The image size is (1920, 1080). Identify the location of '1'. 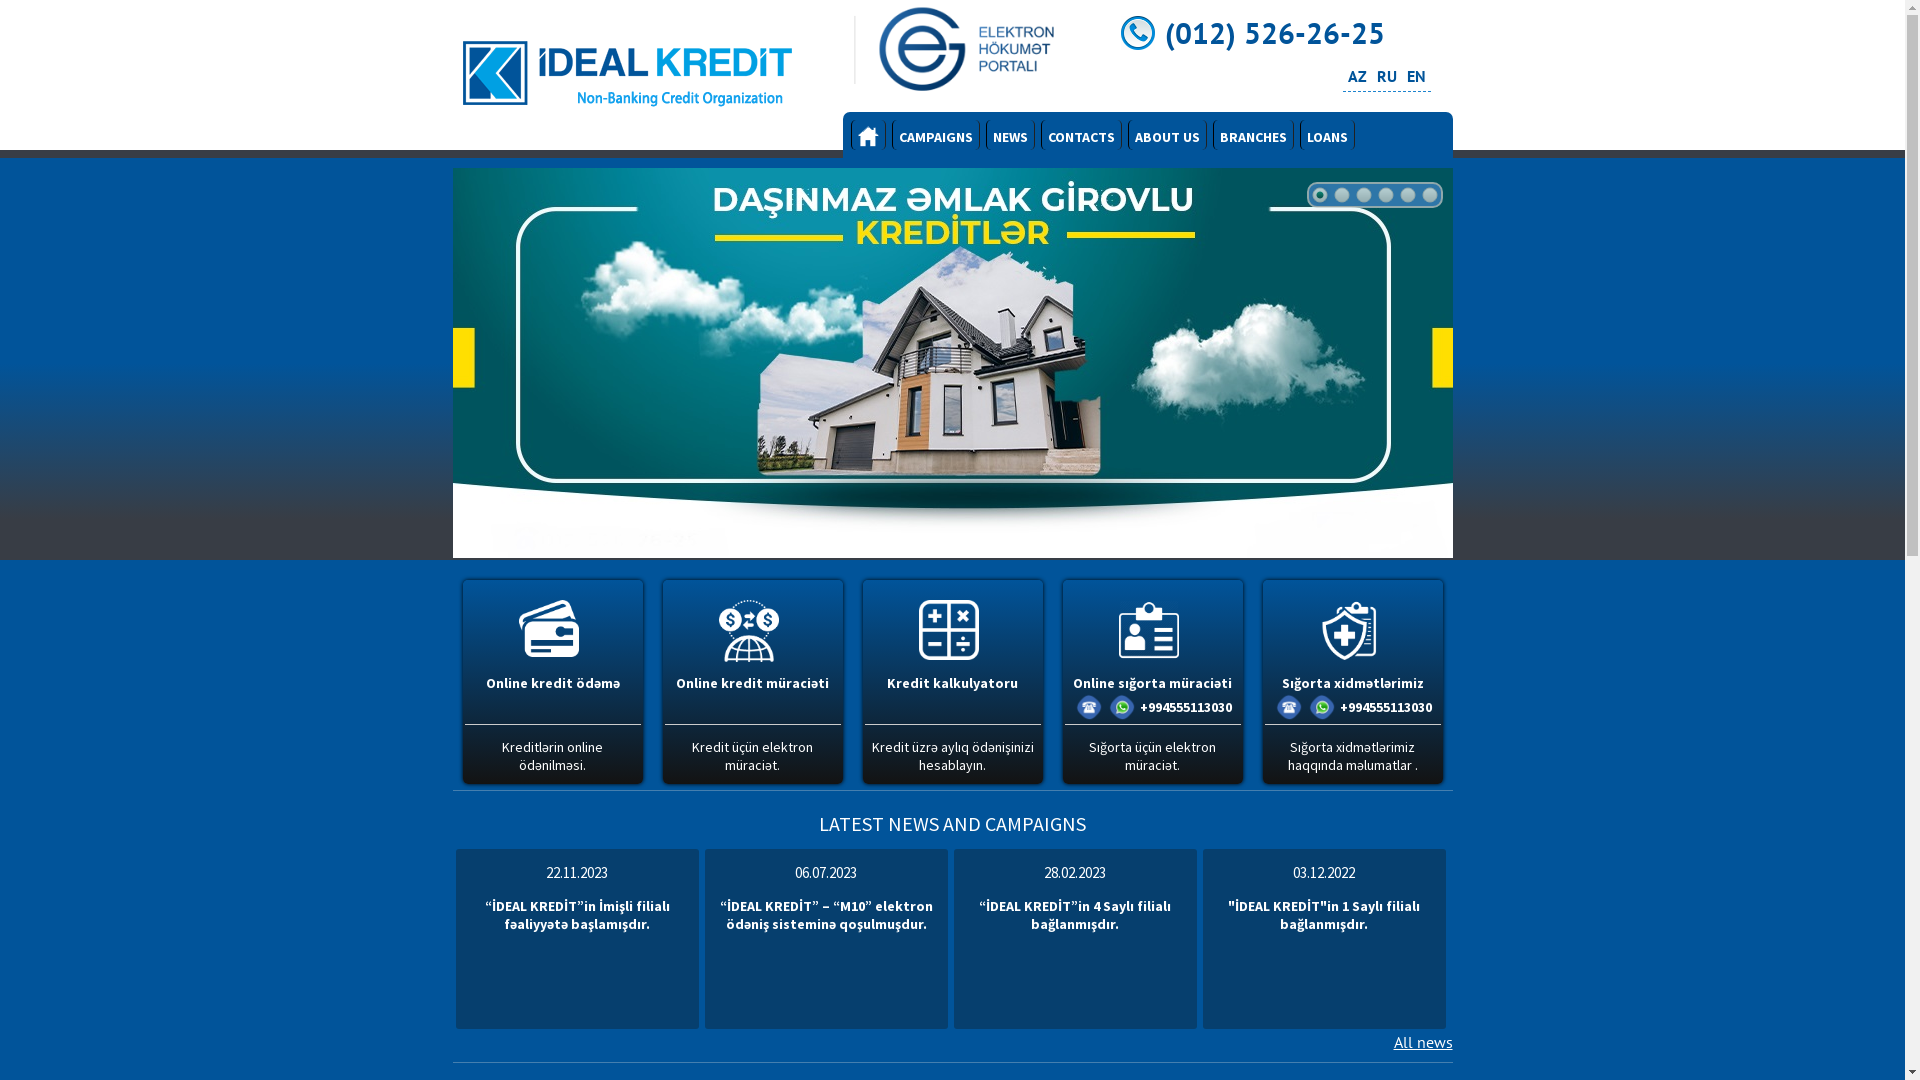
(1319, 195).